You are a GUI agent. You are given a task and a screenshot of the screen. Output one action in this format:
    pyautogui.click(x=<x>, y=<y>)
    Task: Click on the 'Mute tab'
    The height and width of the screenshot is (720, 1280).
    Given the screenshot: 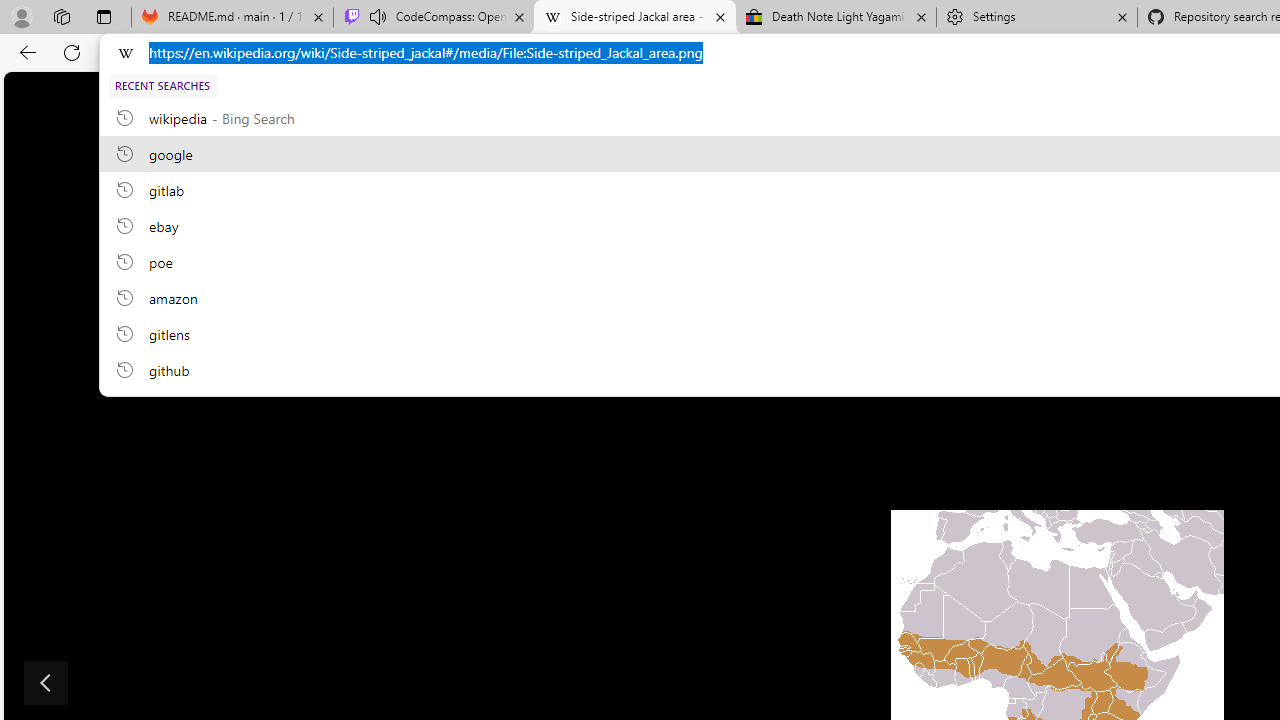 What is the action you would take?
    pyautogui.click(x=378, y=16)
    